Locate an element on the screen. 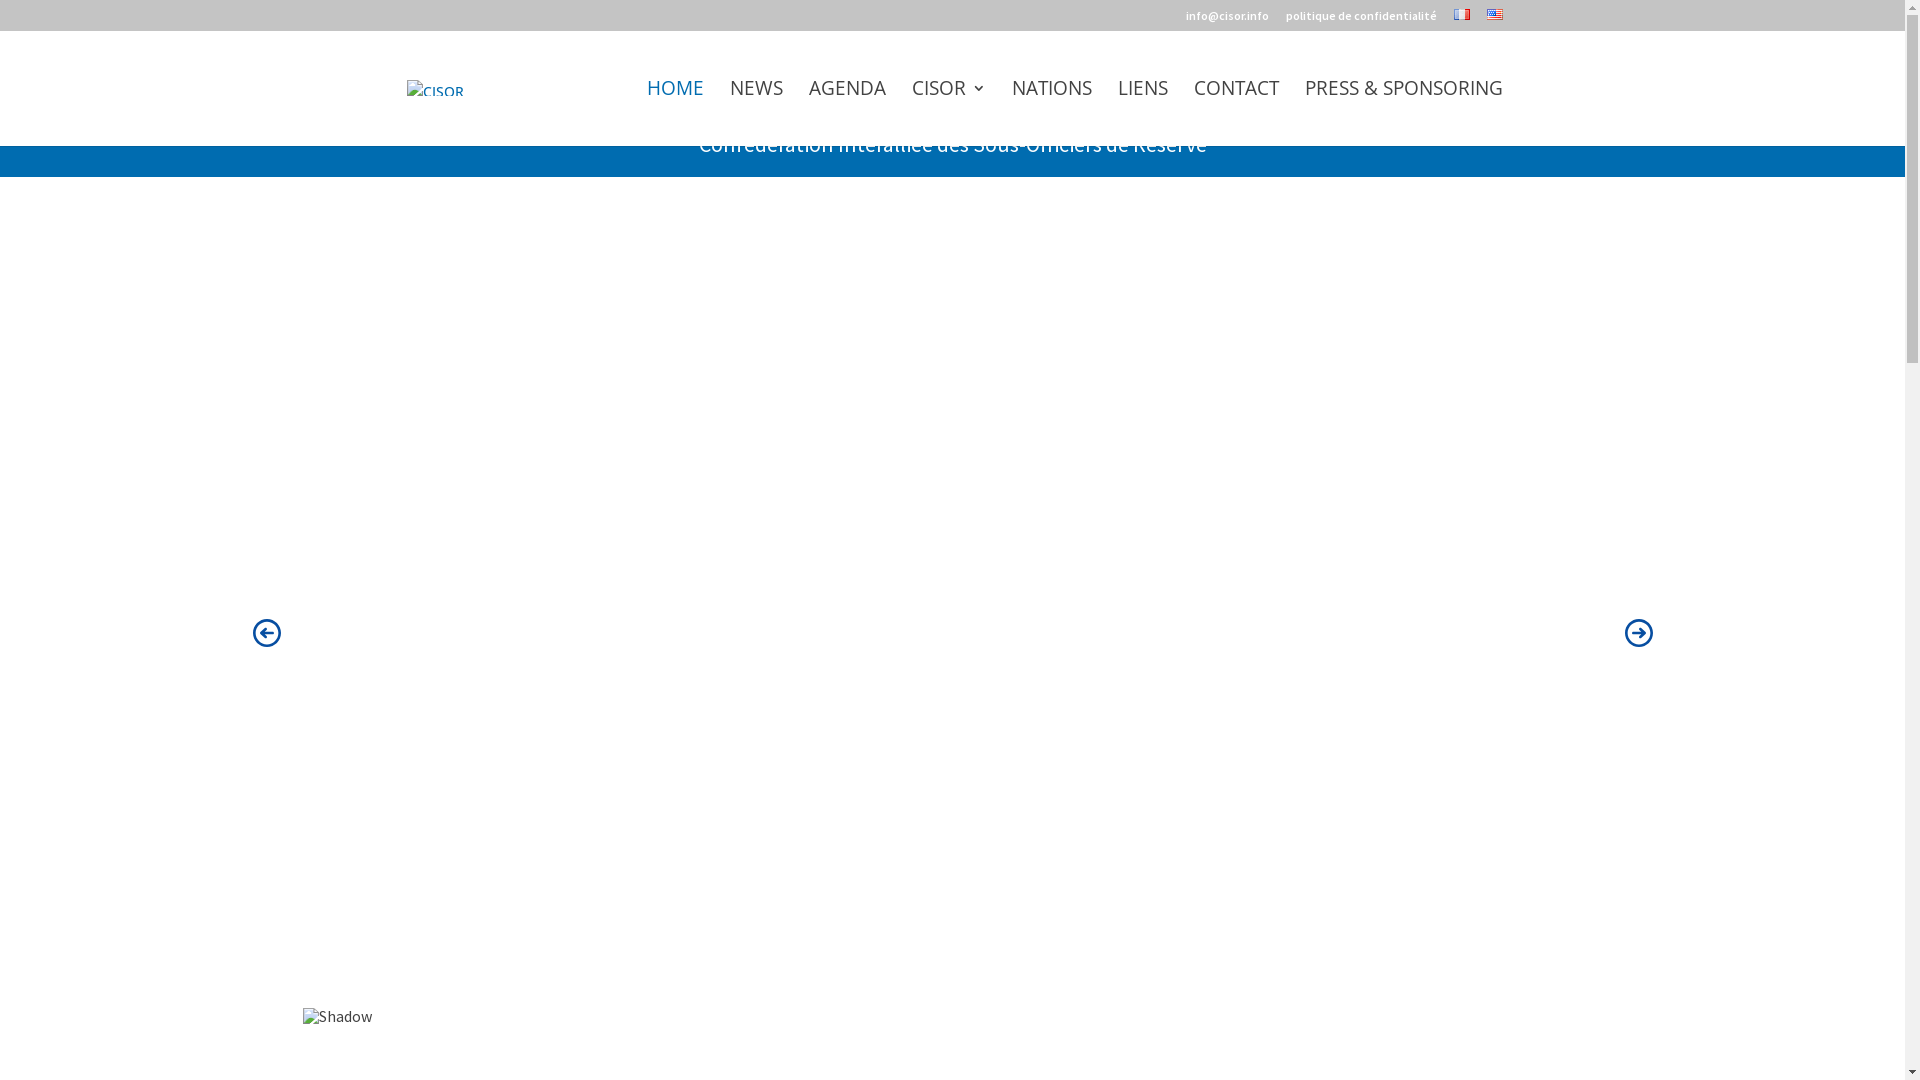  'AGENDA' is located at coordinates (807, 113).